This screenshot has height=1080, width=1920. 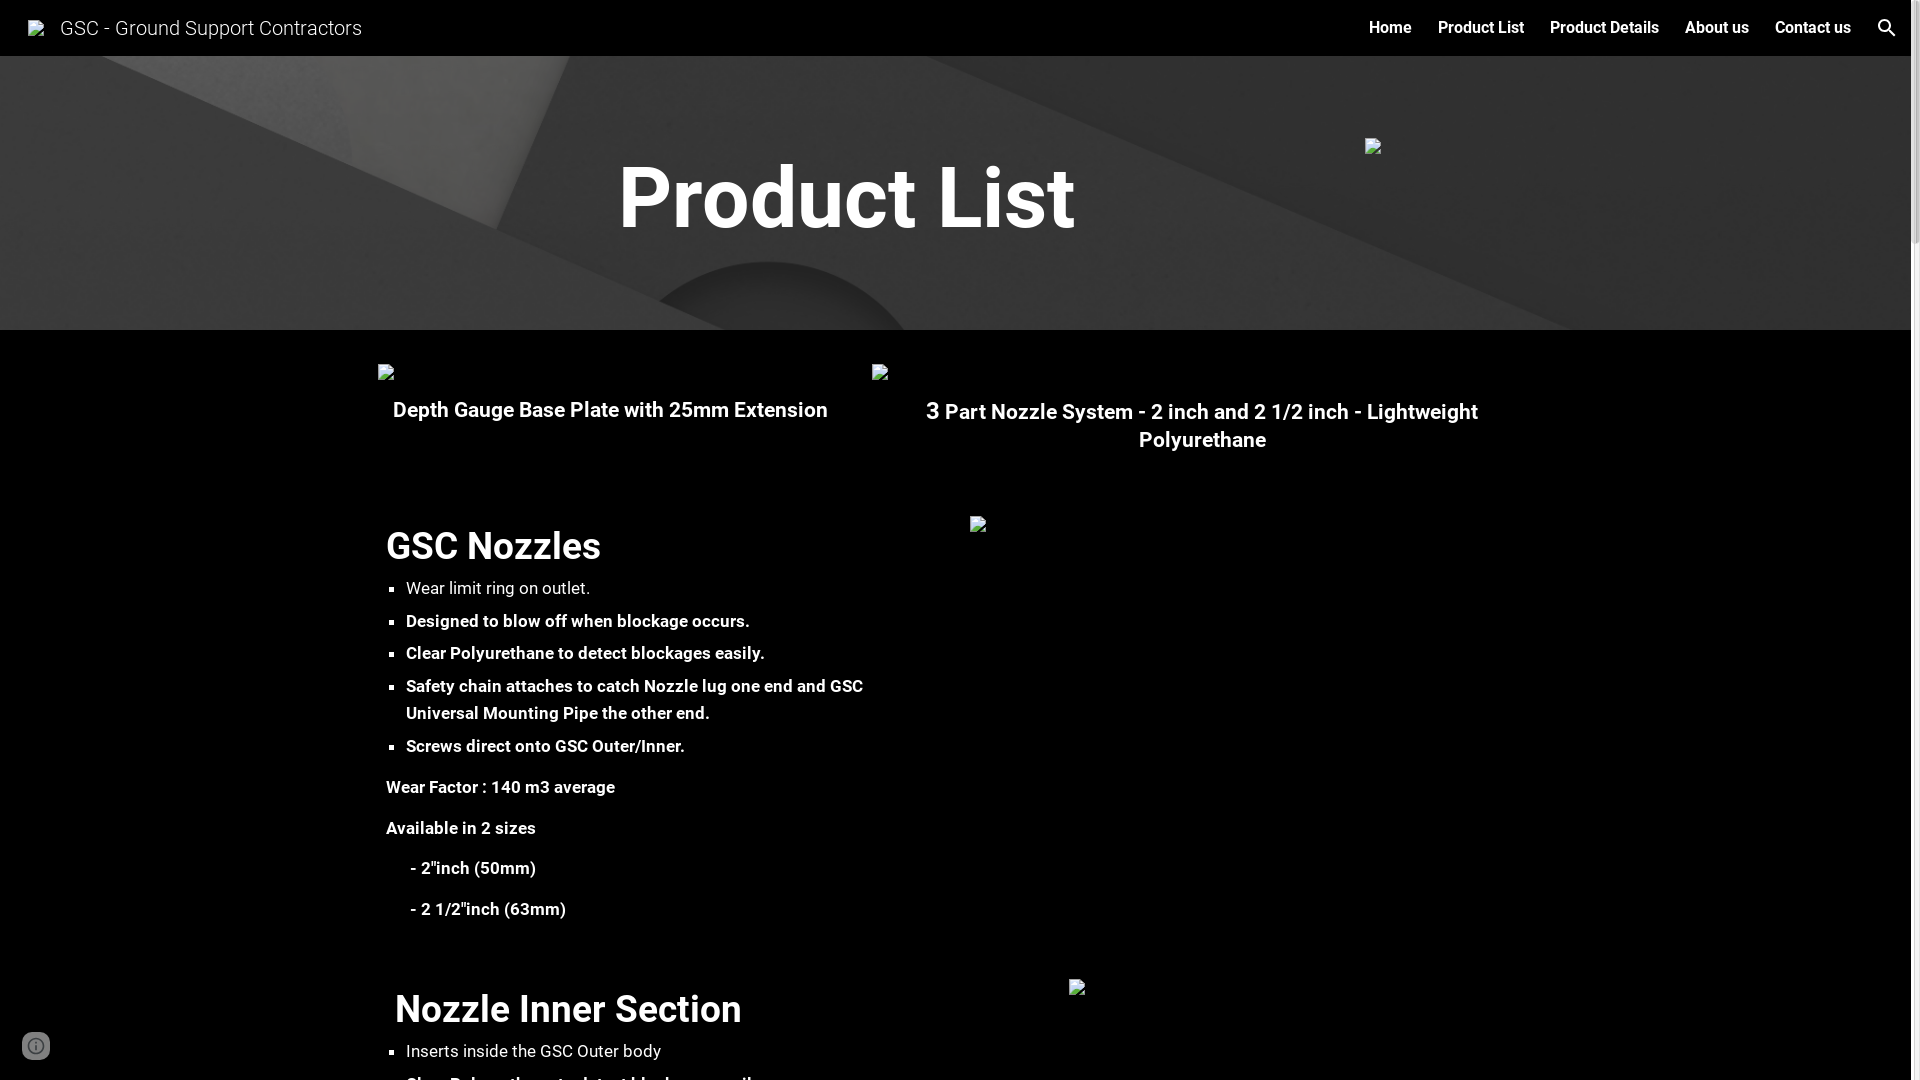 What do you see at coordinates (1813, 27) in the screenshot?
I see `'Contact us'` at bounding box center [1813, 27].